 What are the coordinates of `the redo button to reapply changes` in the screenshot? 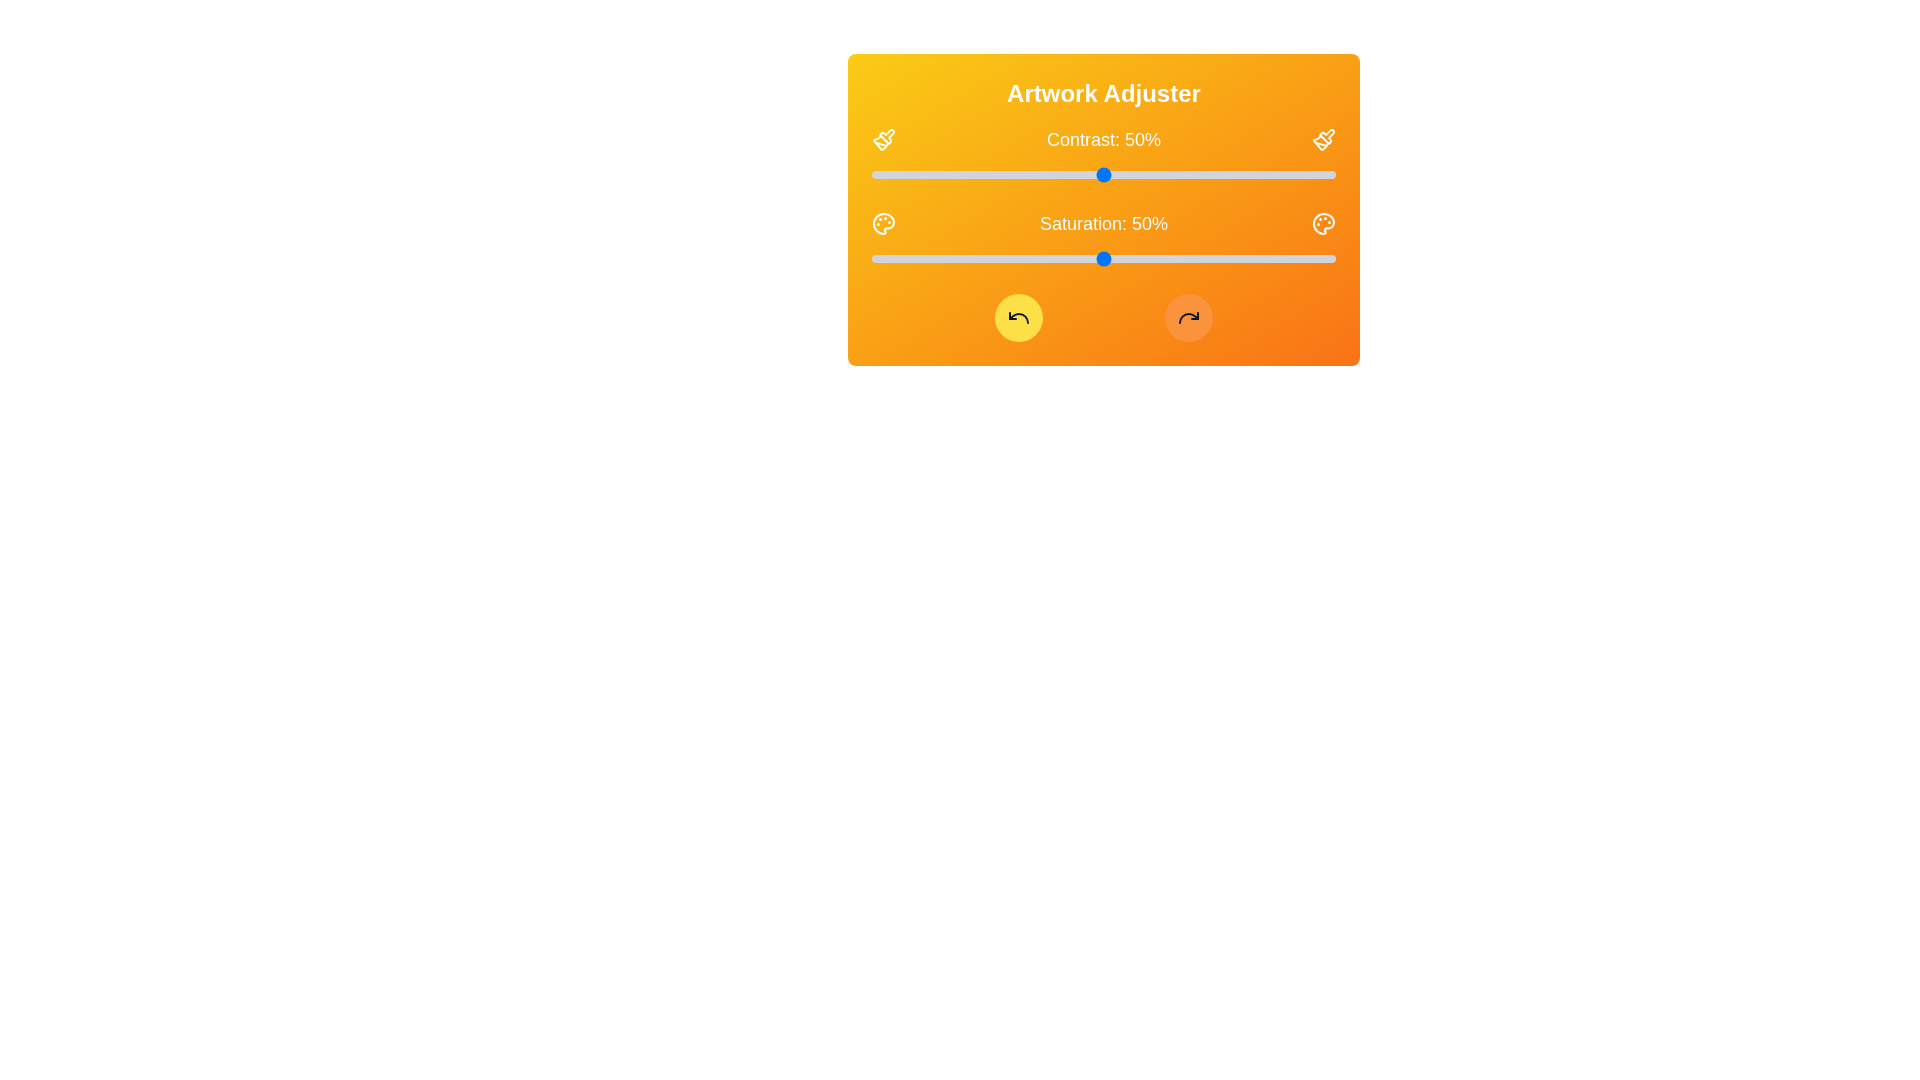 It's located at (1189, 316).